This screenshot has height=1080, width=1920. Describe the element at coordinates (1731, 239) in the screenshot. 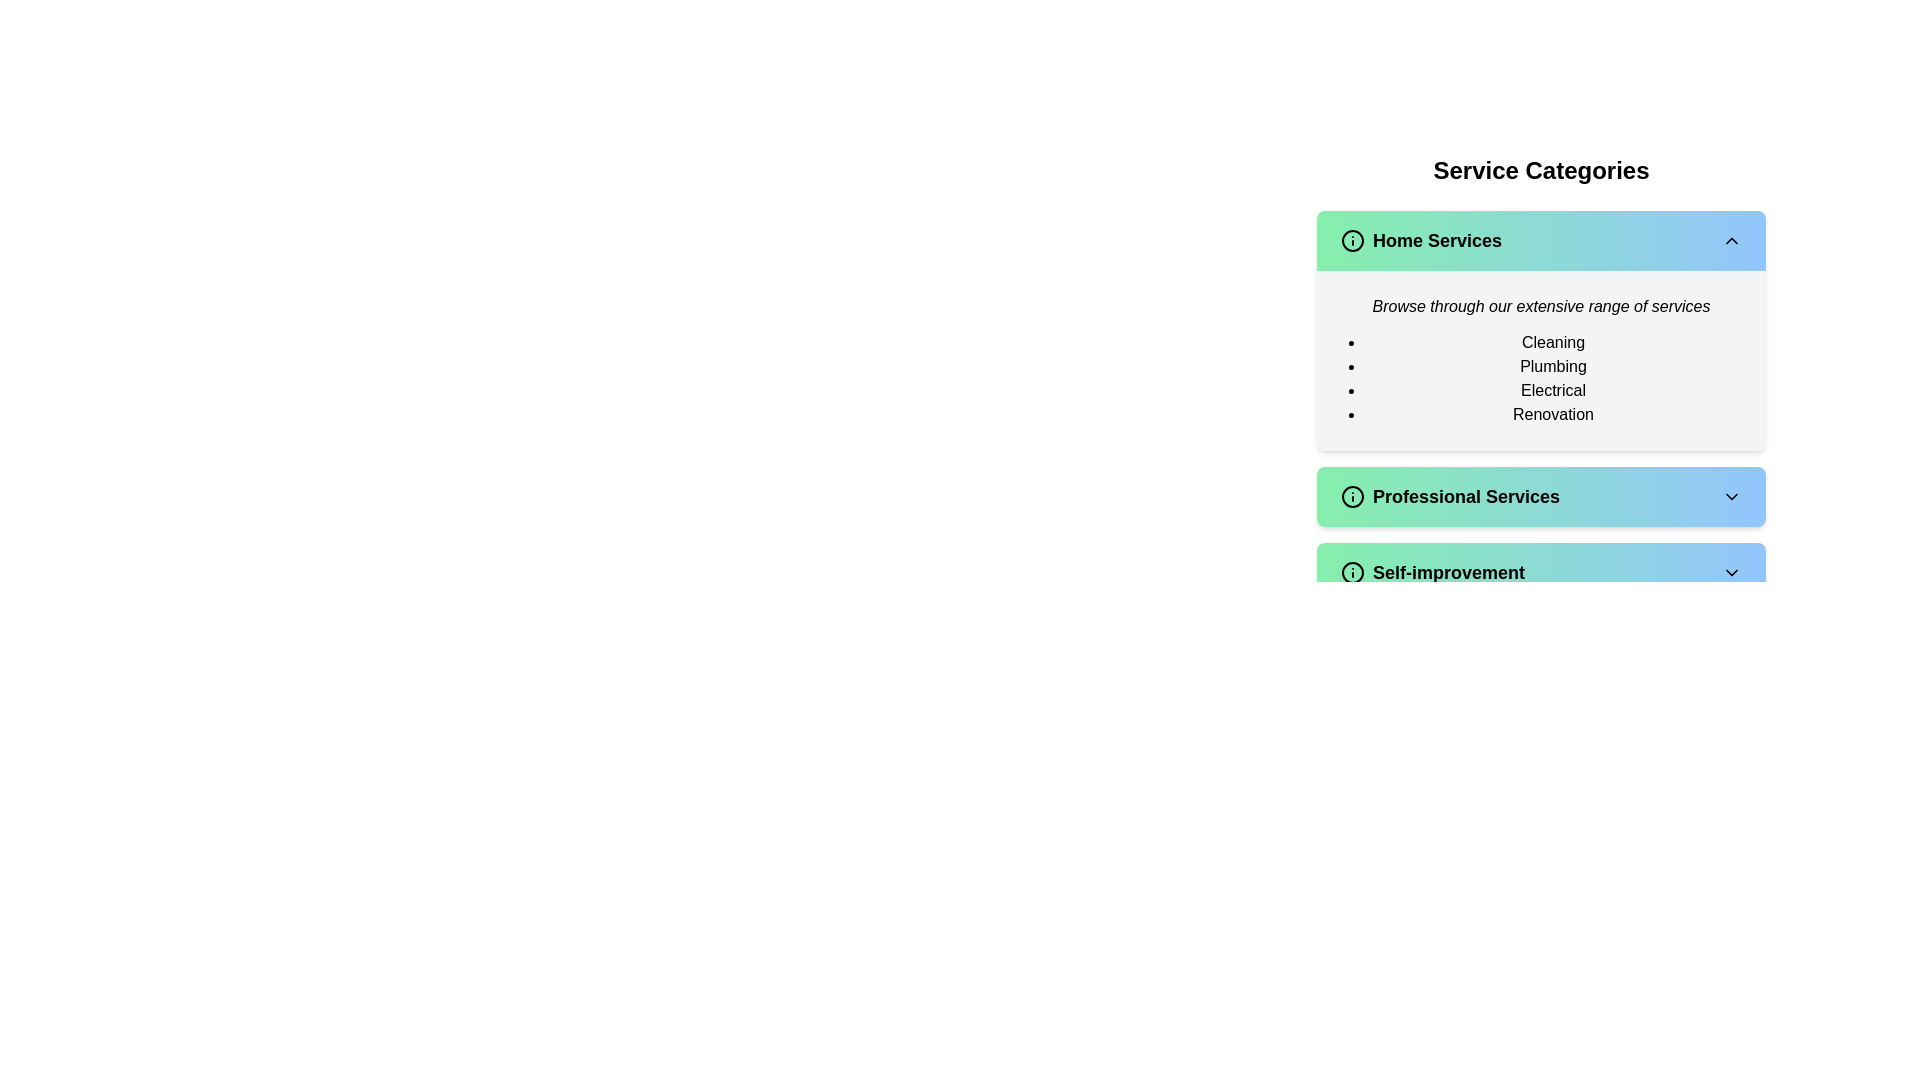

I see `the chevron icon located at the far right end of the 'Home Services' section` at that location.